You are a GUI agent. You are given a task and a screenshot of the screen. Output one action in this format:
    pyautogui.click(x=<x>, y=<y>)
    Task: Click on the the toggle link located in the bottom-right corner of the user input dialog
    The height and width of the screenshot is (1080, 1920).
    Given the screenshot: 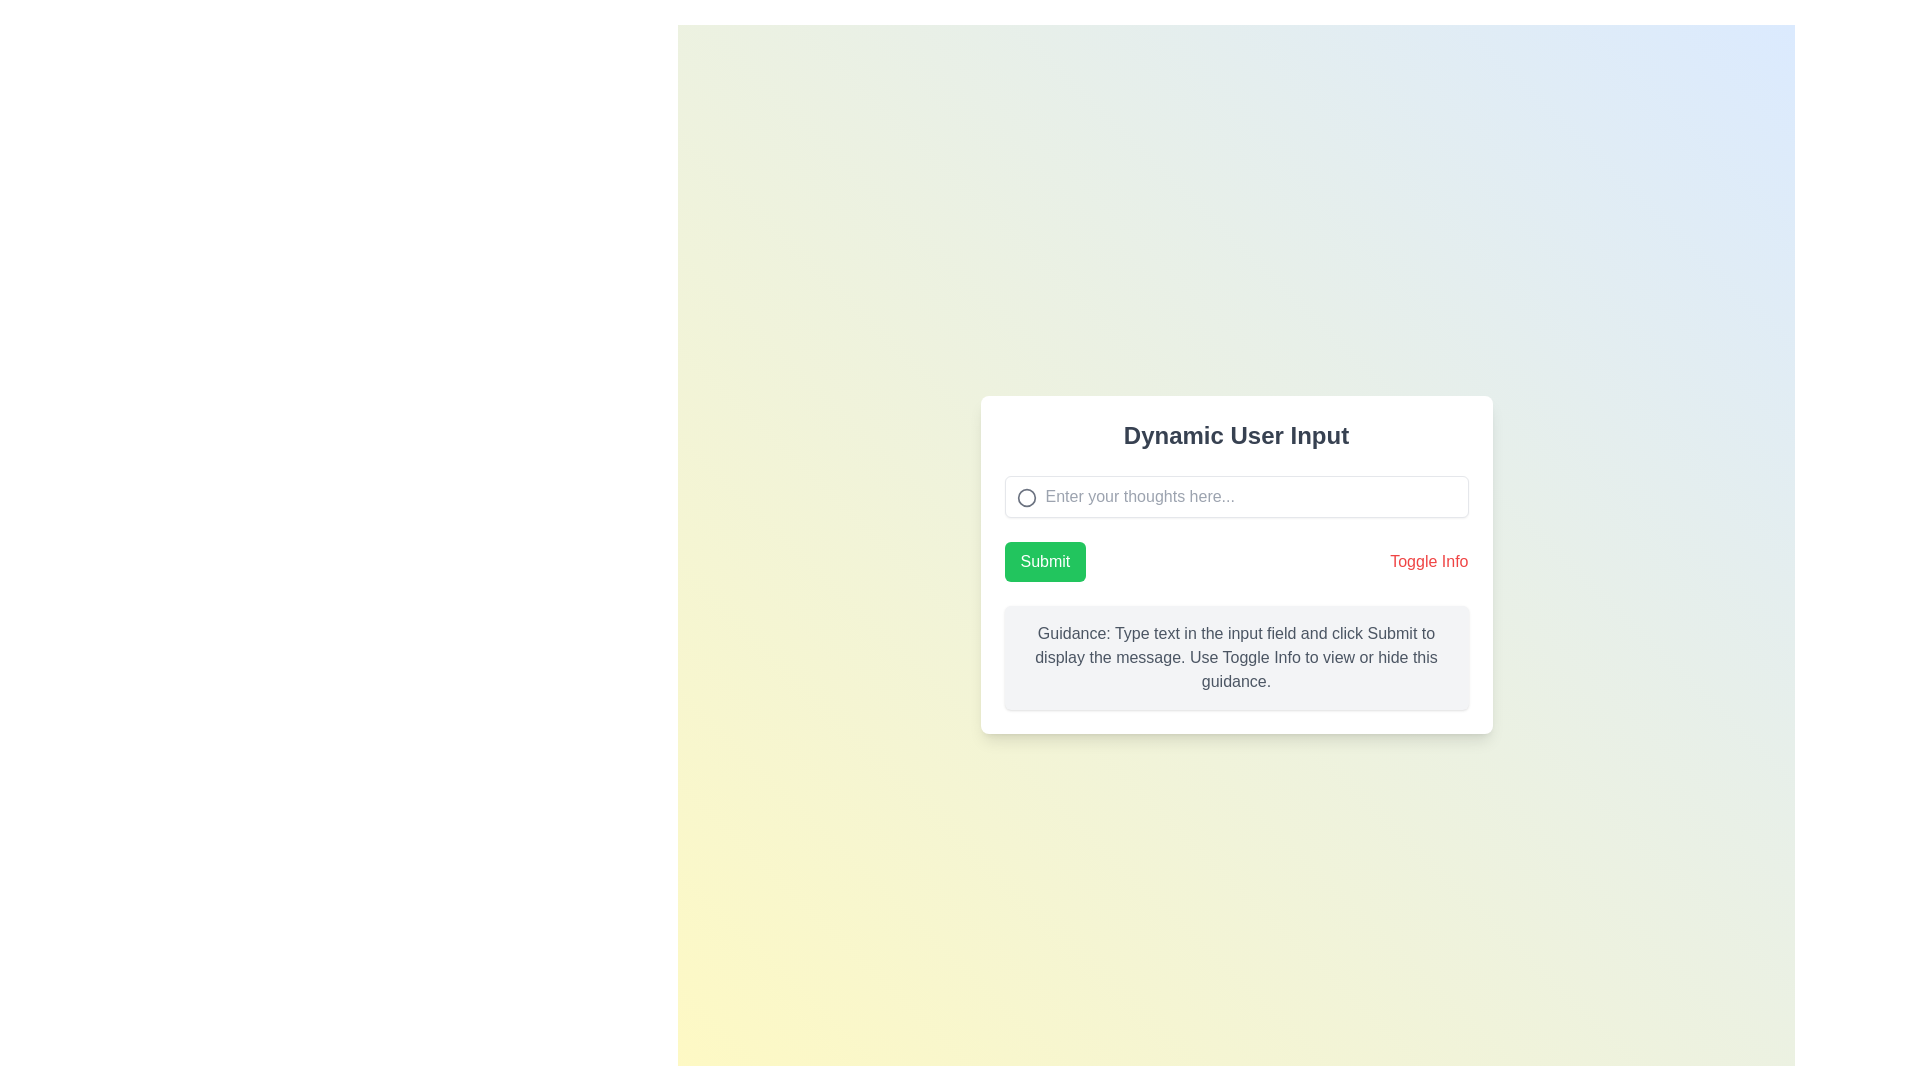 What is the action you would take?
    pyautogui.click(x=1428, y=562)
    